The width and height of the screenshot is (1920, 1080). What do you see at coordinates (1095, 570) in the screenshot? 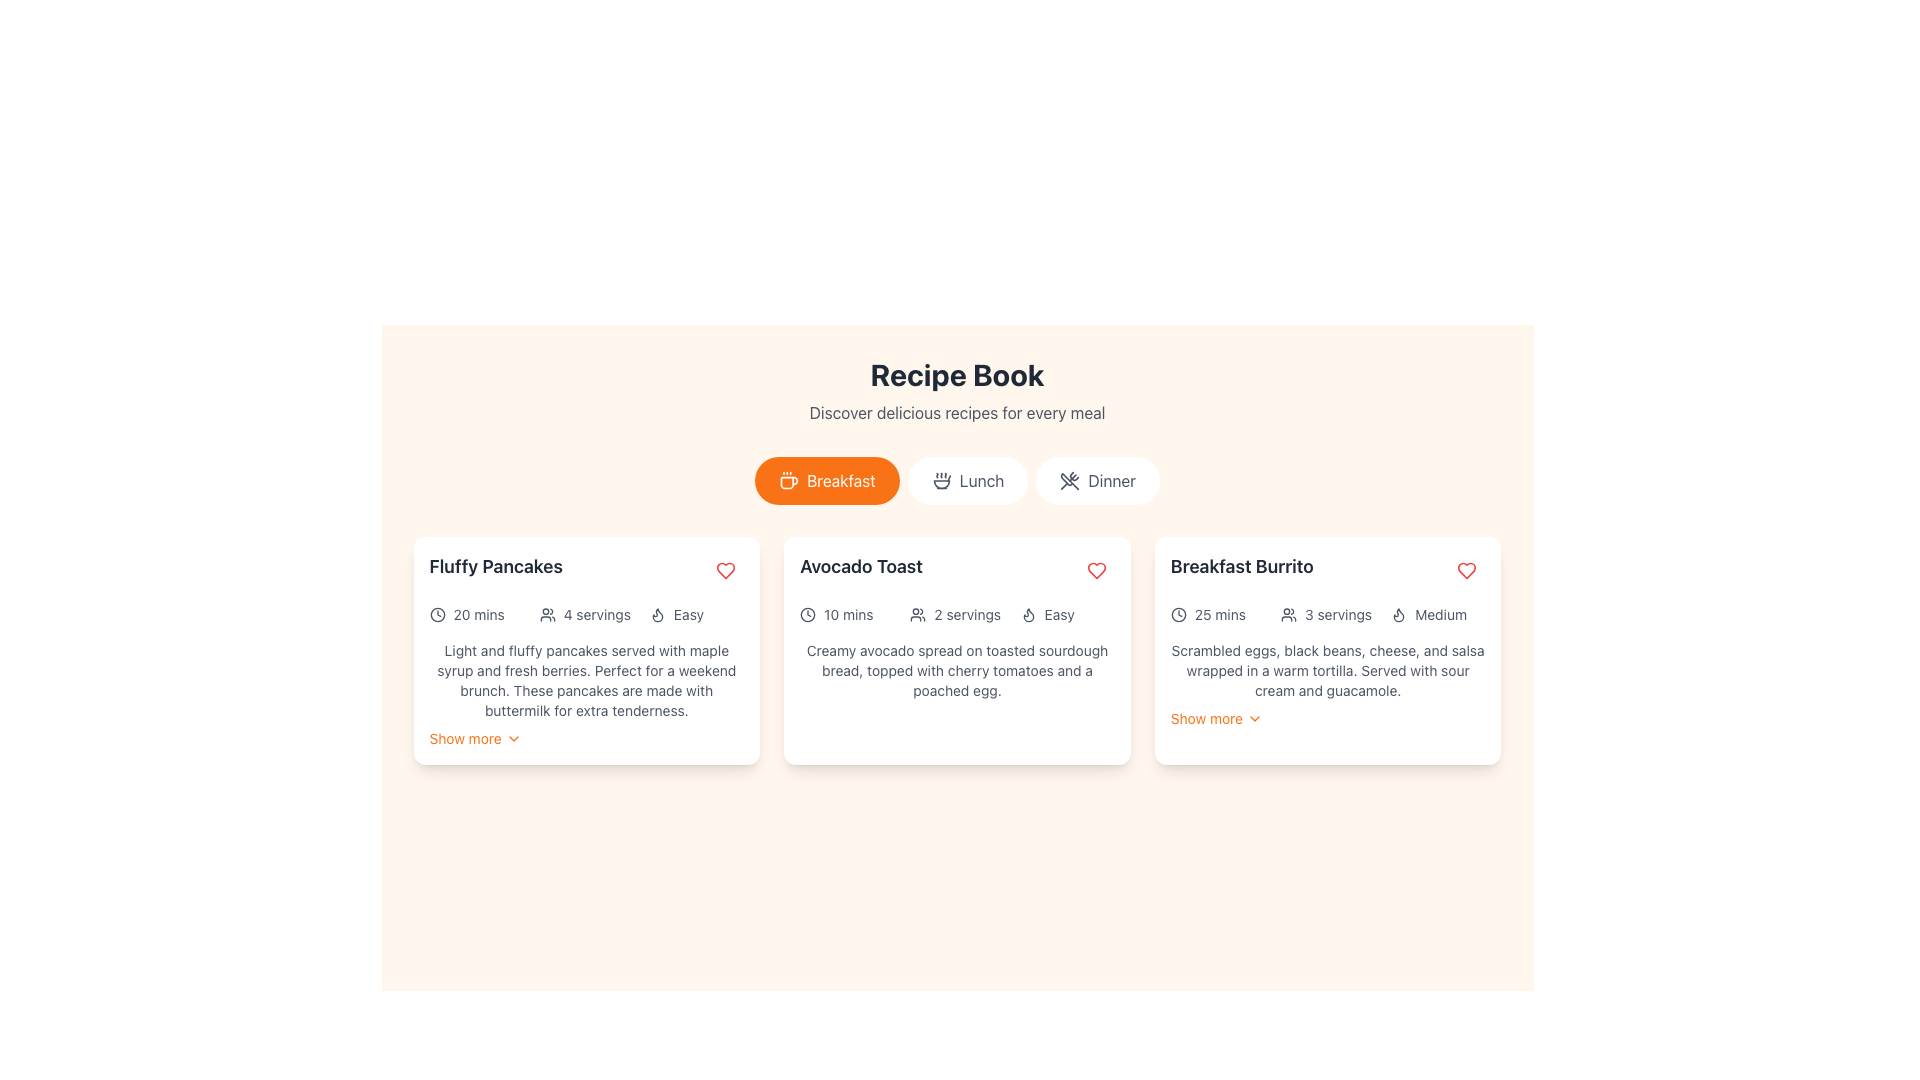
I see `the heart icon in the top-right corner of the 'Avocado Toast' card` at bounding box center [1095, 570].